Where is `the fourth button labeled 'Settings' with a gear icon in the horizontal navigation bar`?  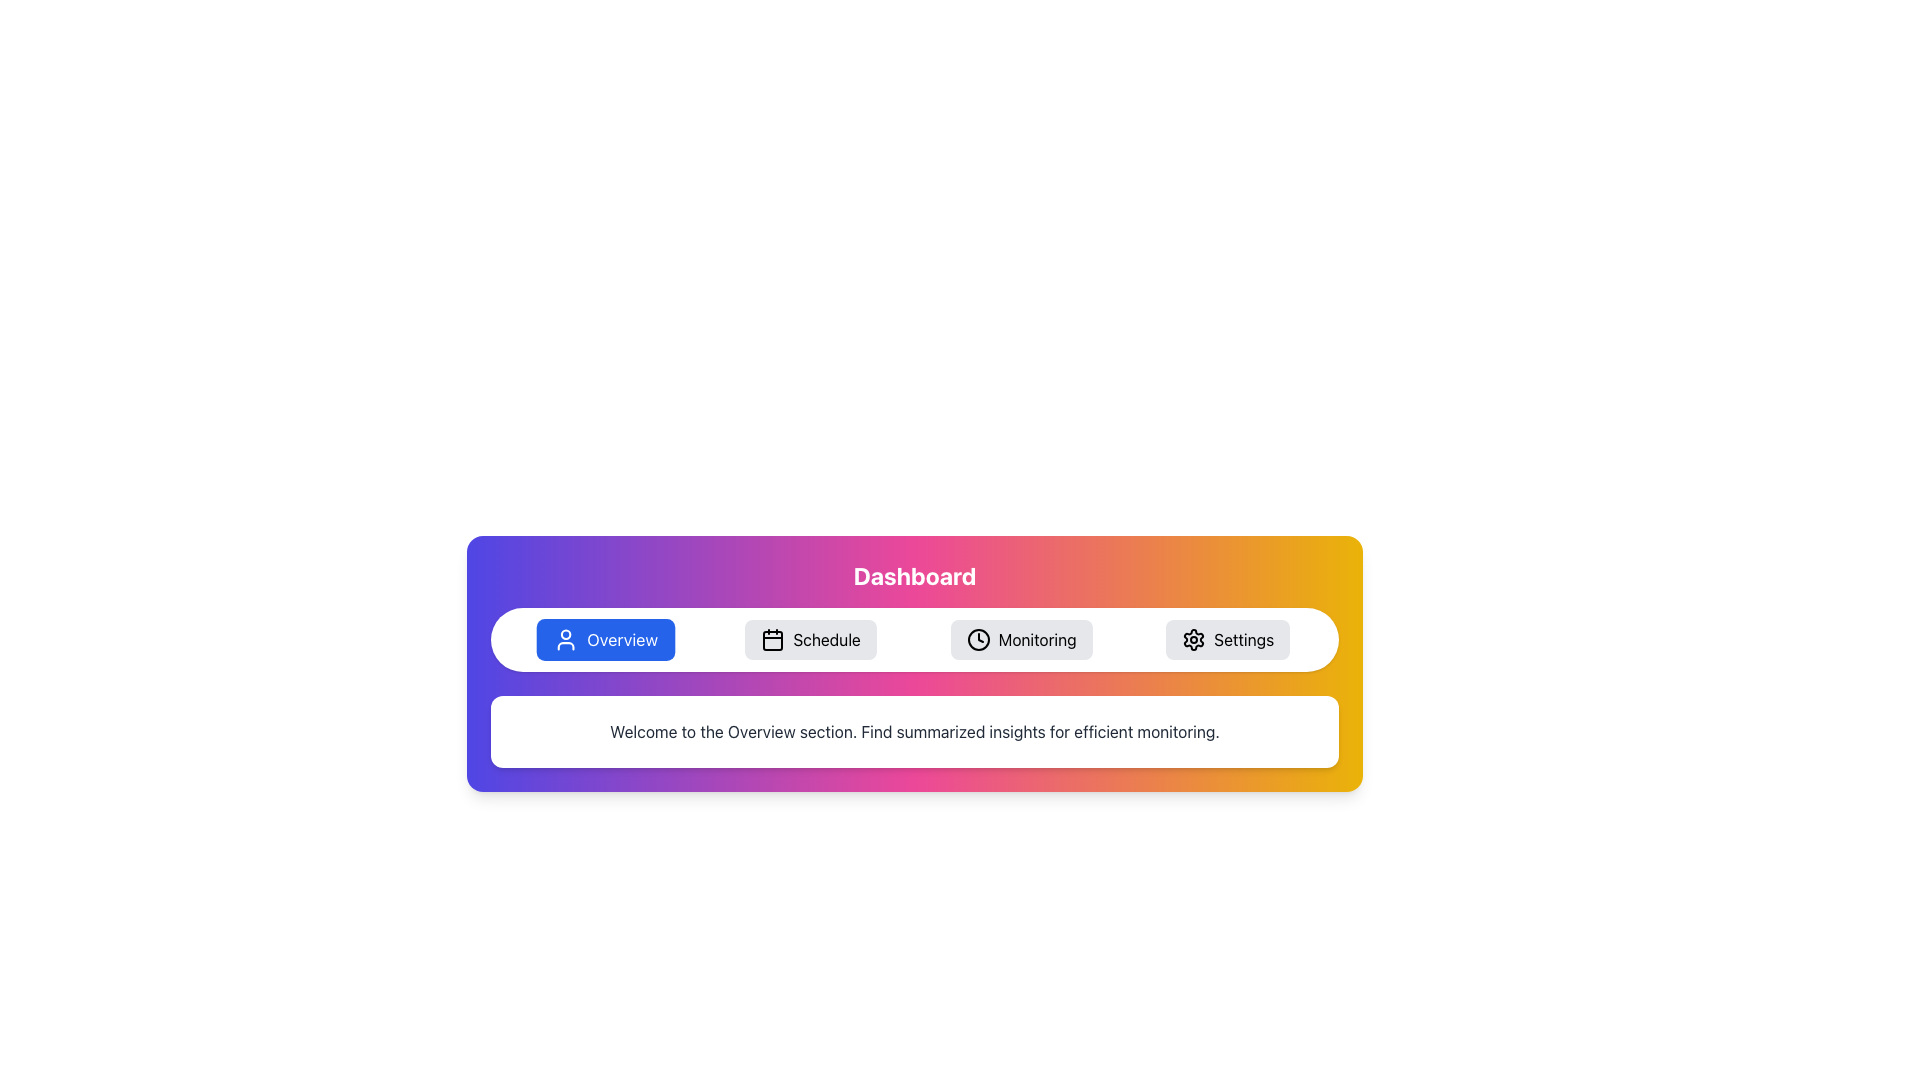 the fourth button labeled 'Settings' with a gear icon in the horizontal navigation bar is located at coordinates (1227, 640).